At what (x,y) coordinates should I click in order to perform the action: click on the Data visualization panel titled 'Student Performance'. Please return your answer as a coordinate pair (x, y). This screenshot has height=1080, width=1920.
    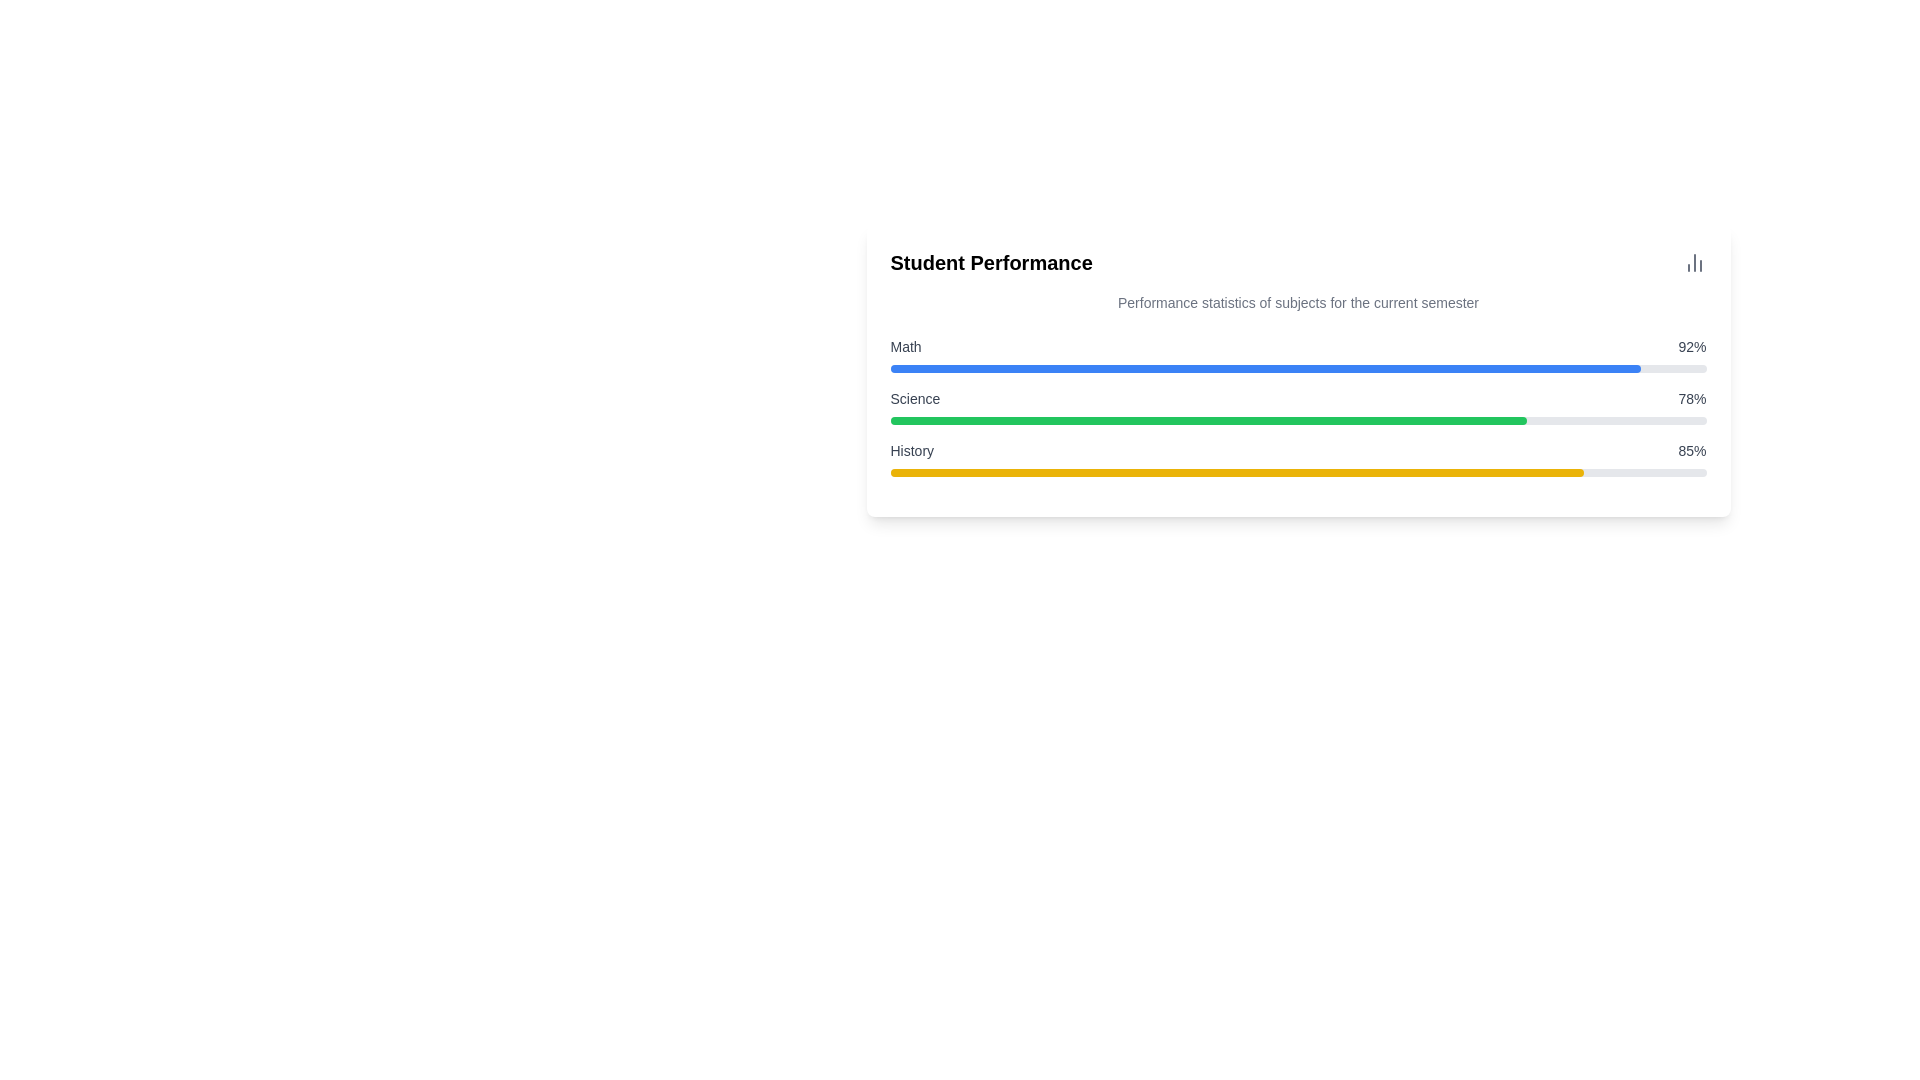
    Looking at the image, I should click on (1298, 370).